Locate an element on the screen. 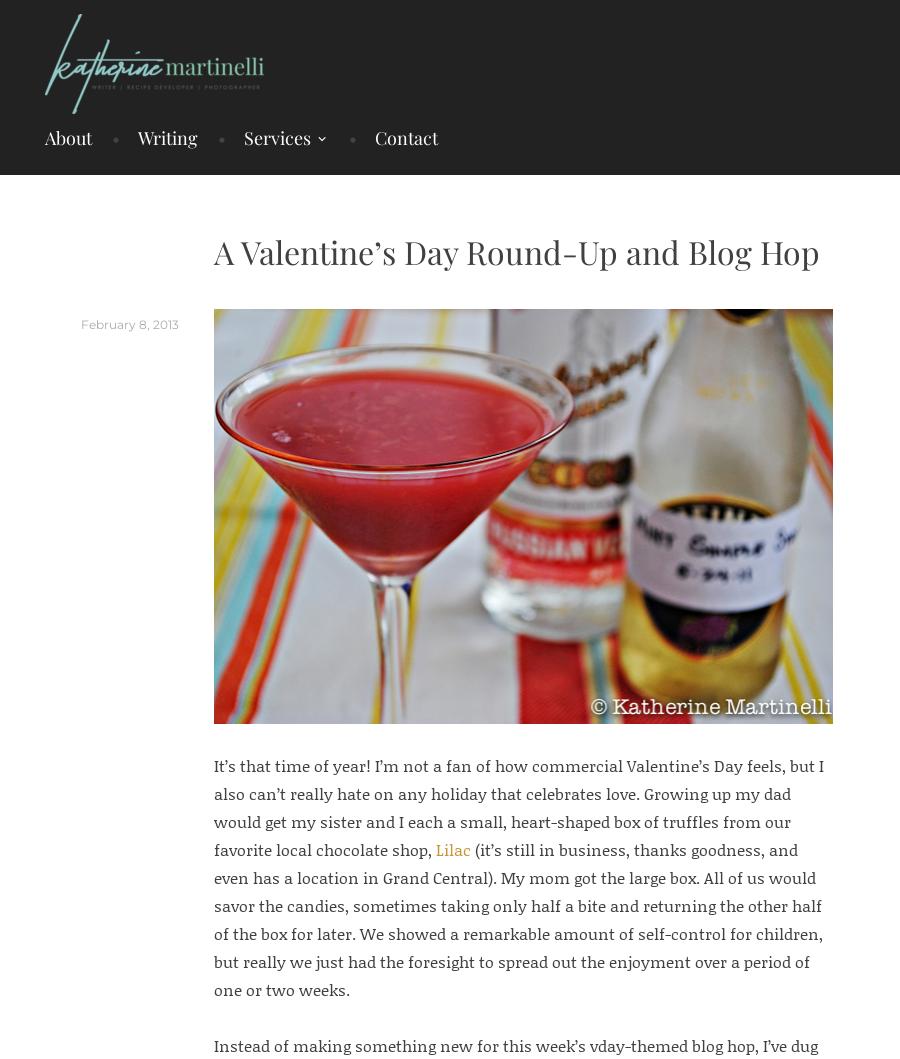 Image resolution: width=900 pixels, height=1059 pixels. 'Recipe Index' is located at coordinates (504, 202).